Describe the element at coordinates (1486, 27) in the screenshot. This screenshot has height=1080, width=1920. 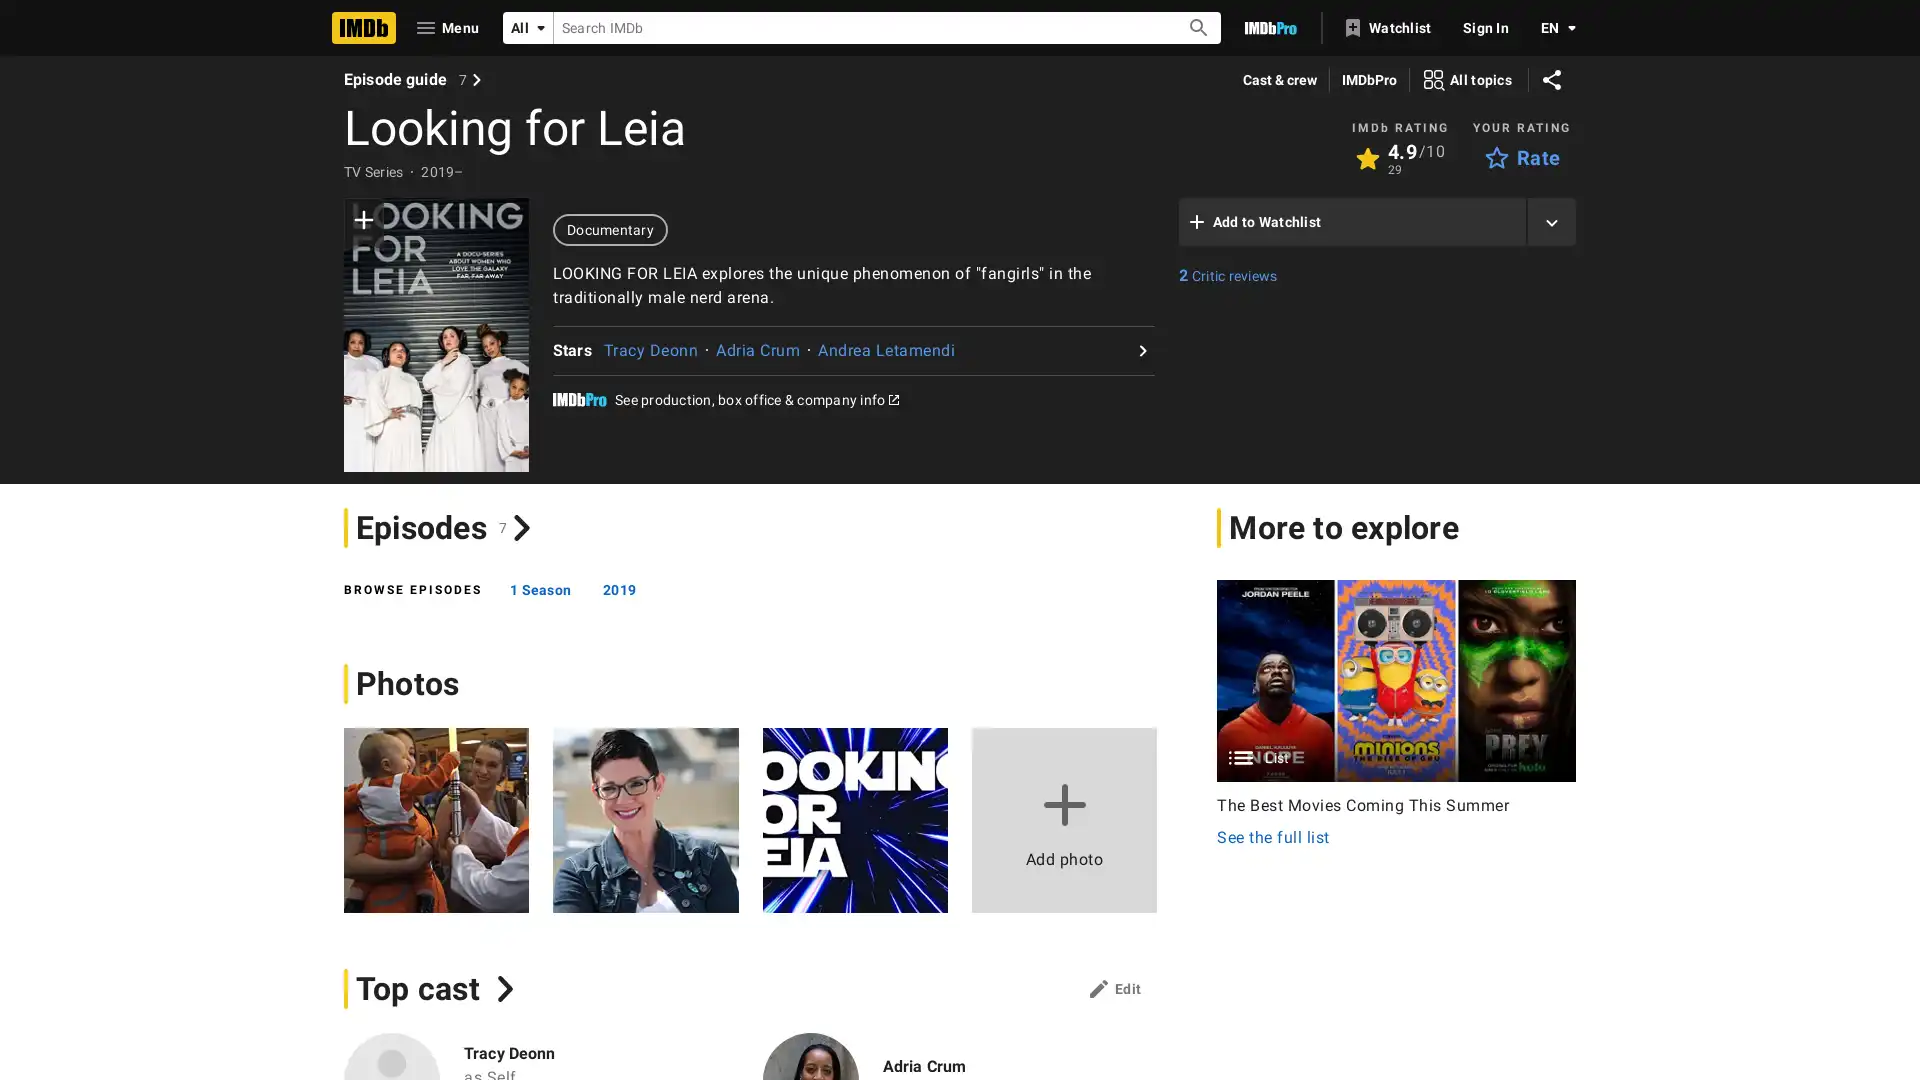
I see `Sign In` at that location.